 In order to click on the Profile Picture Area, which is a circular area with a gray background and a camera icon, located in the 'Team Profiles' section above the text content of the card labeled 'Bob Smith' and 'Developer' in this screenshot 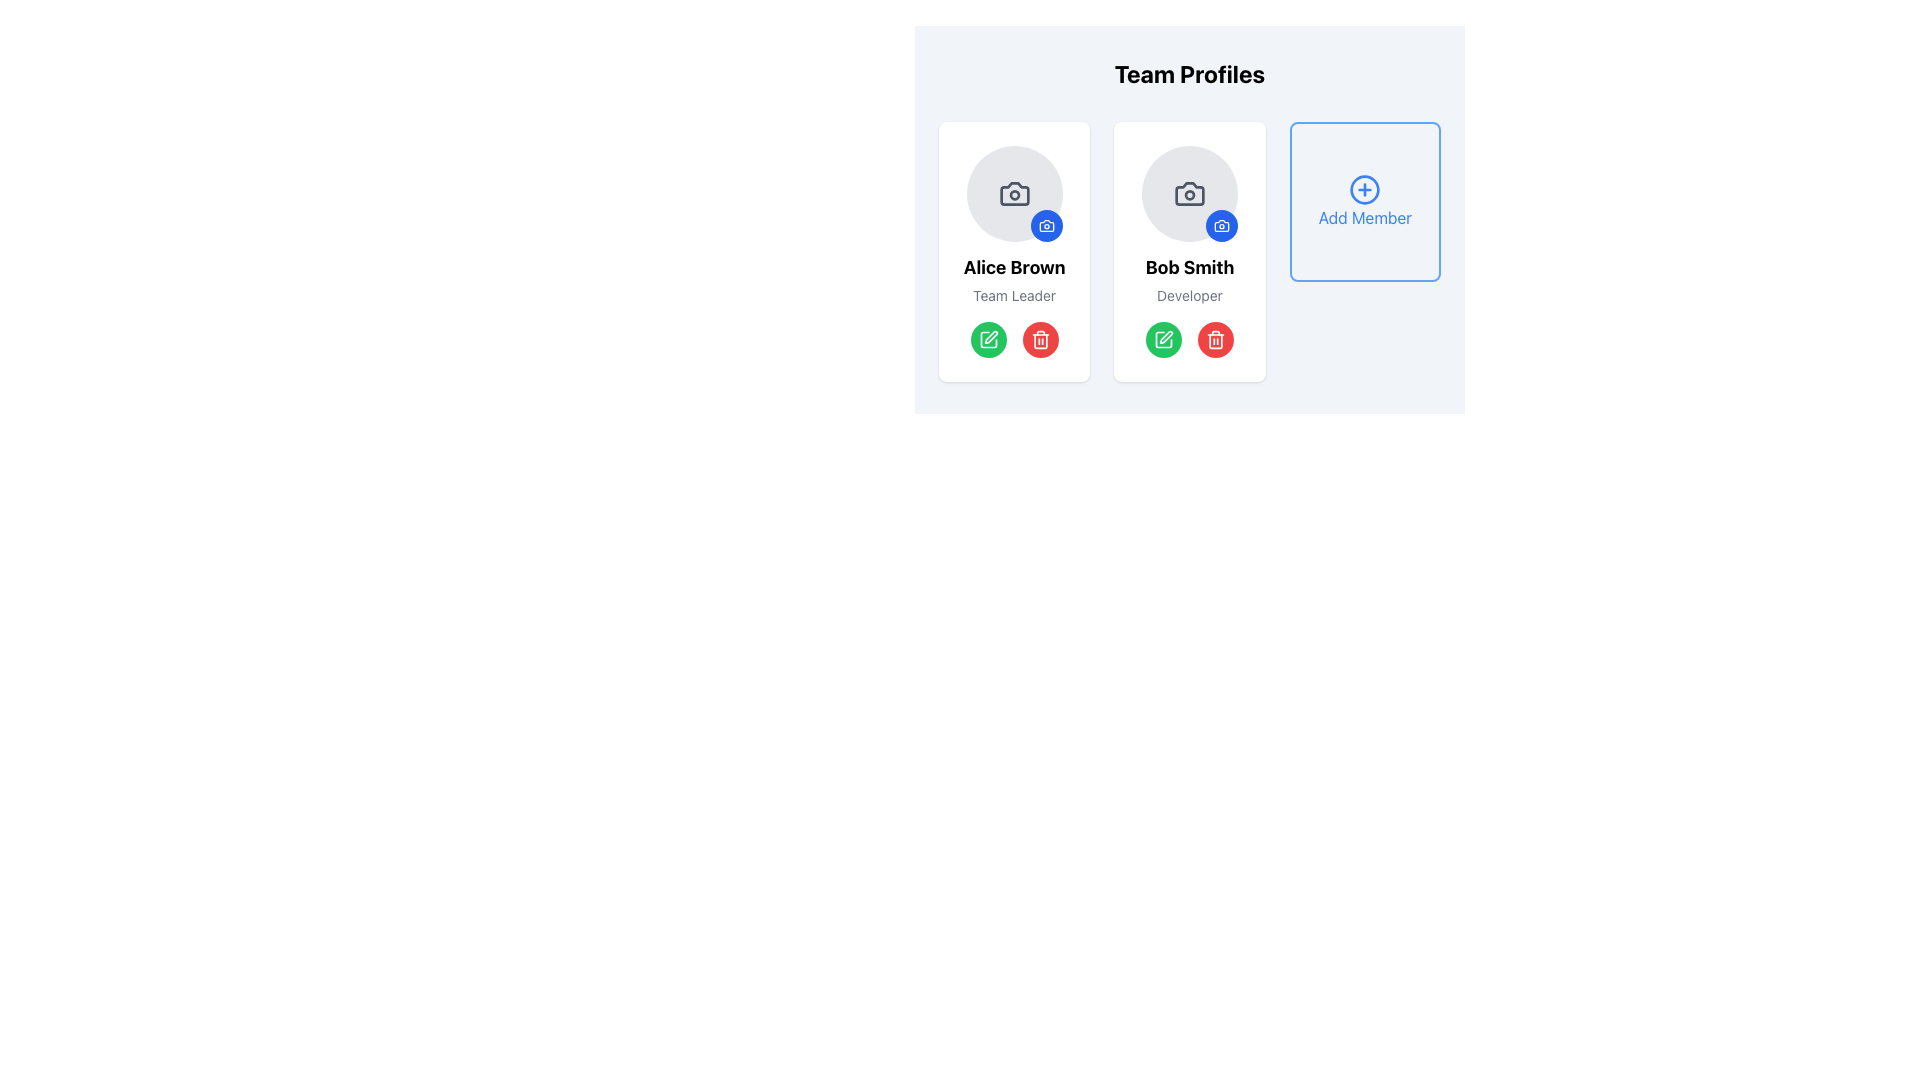, I will do `click(1190, 193)`.